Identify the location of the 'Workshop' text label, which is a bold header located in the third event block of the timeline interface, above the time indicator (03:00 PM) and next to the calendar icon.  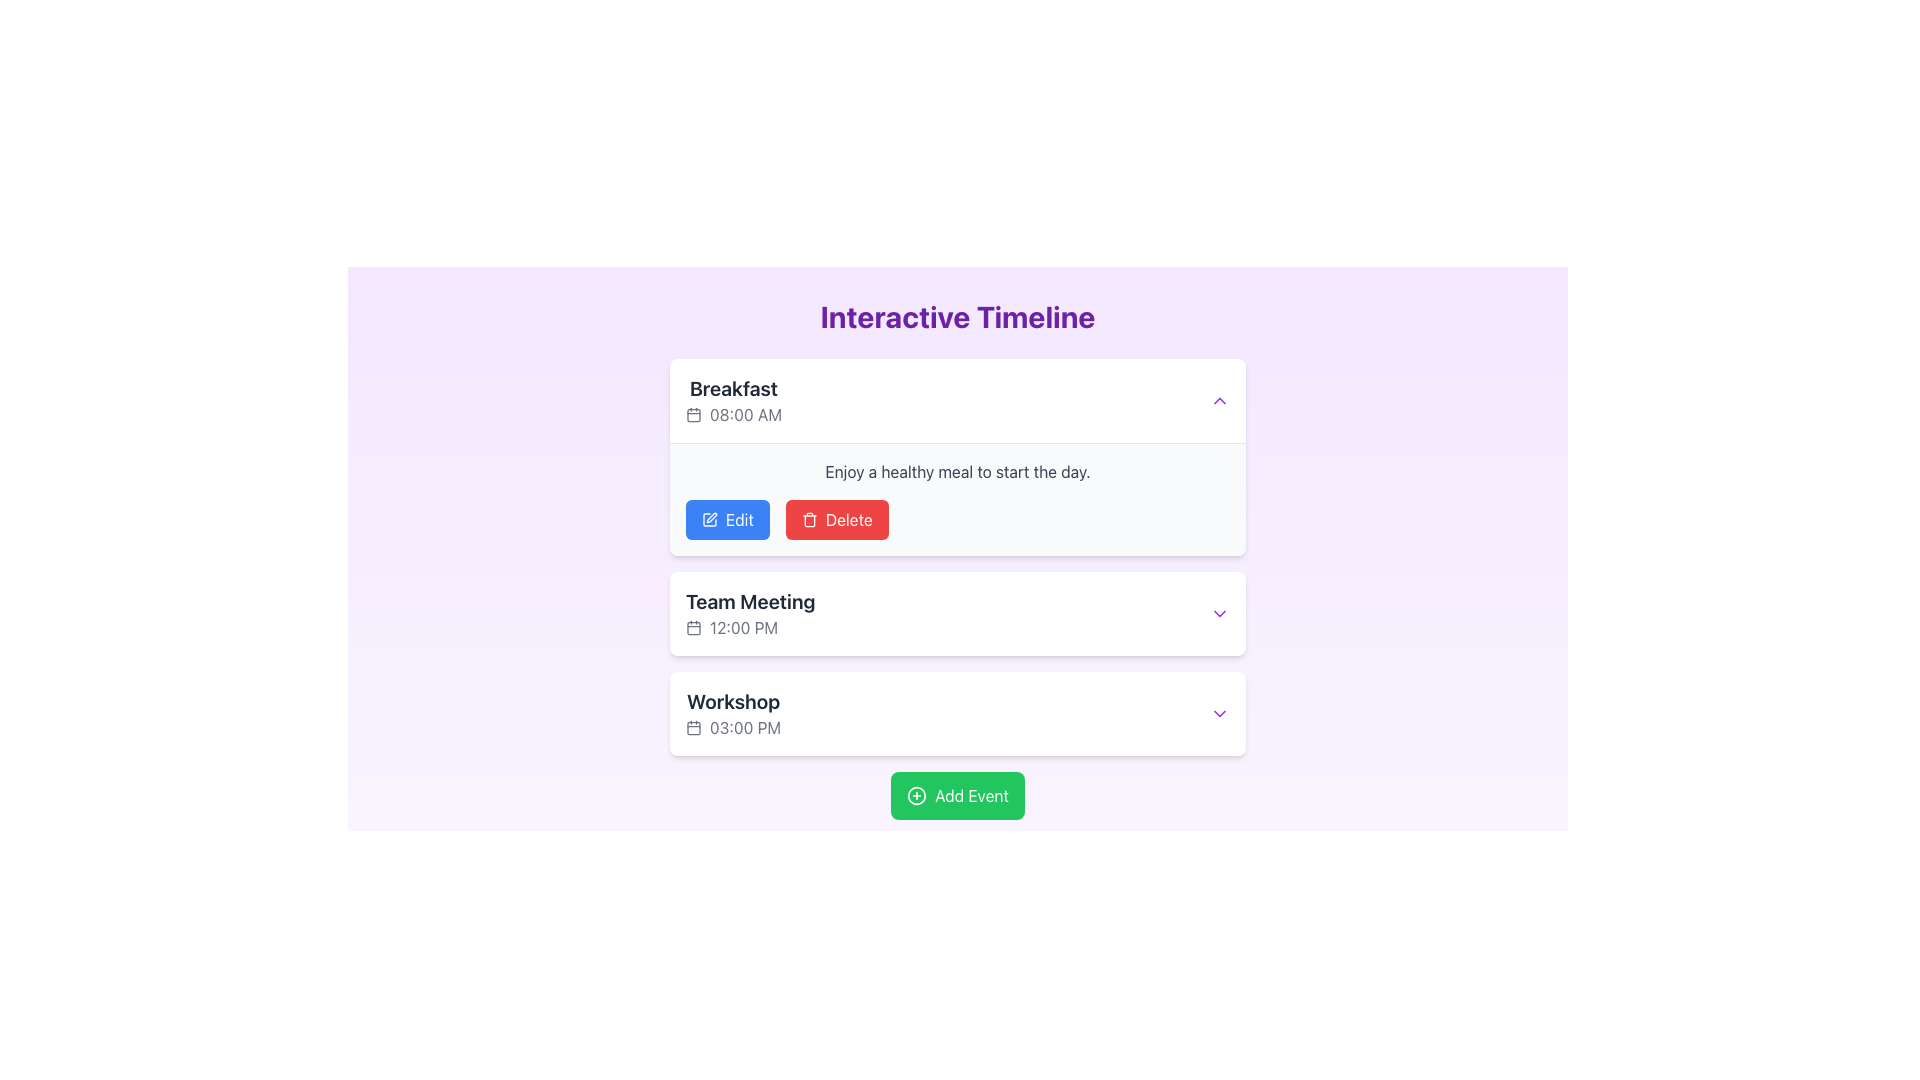
(732, 701).